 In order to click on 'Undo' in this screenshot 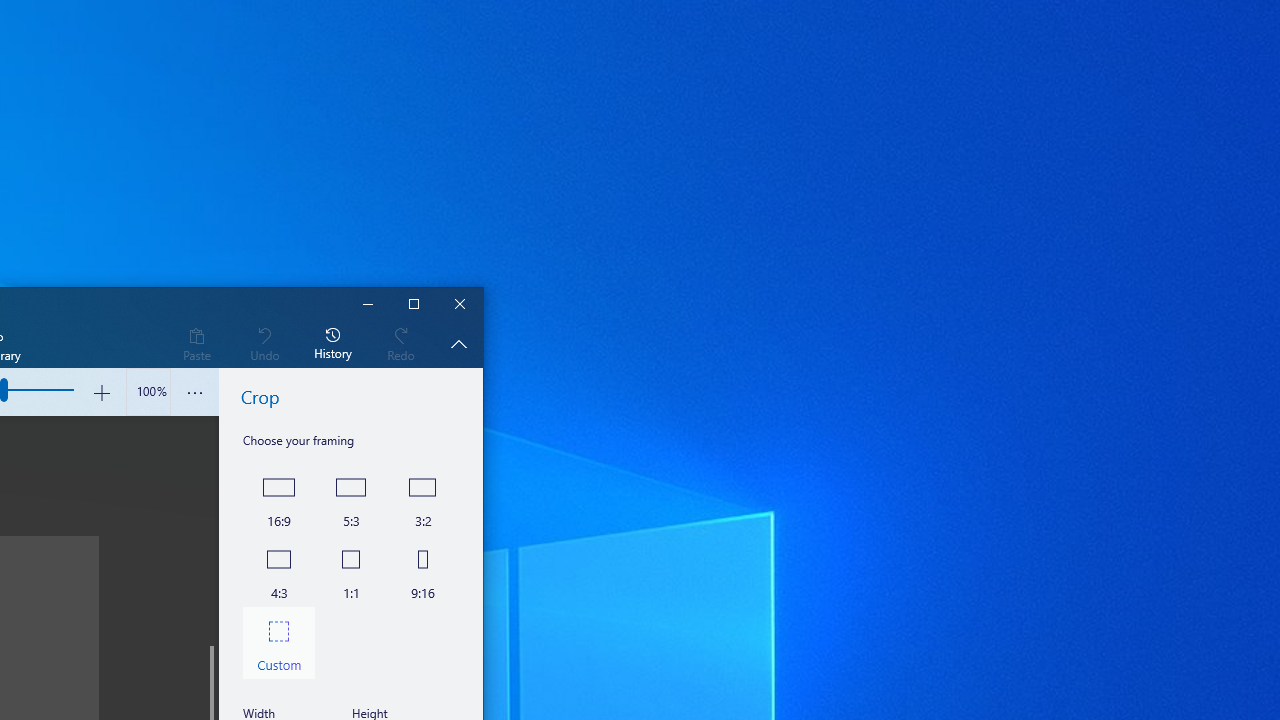, I will do `click(263, 342)`.